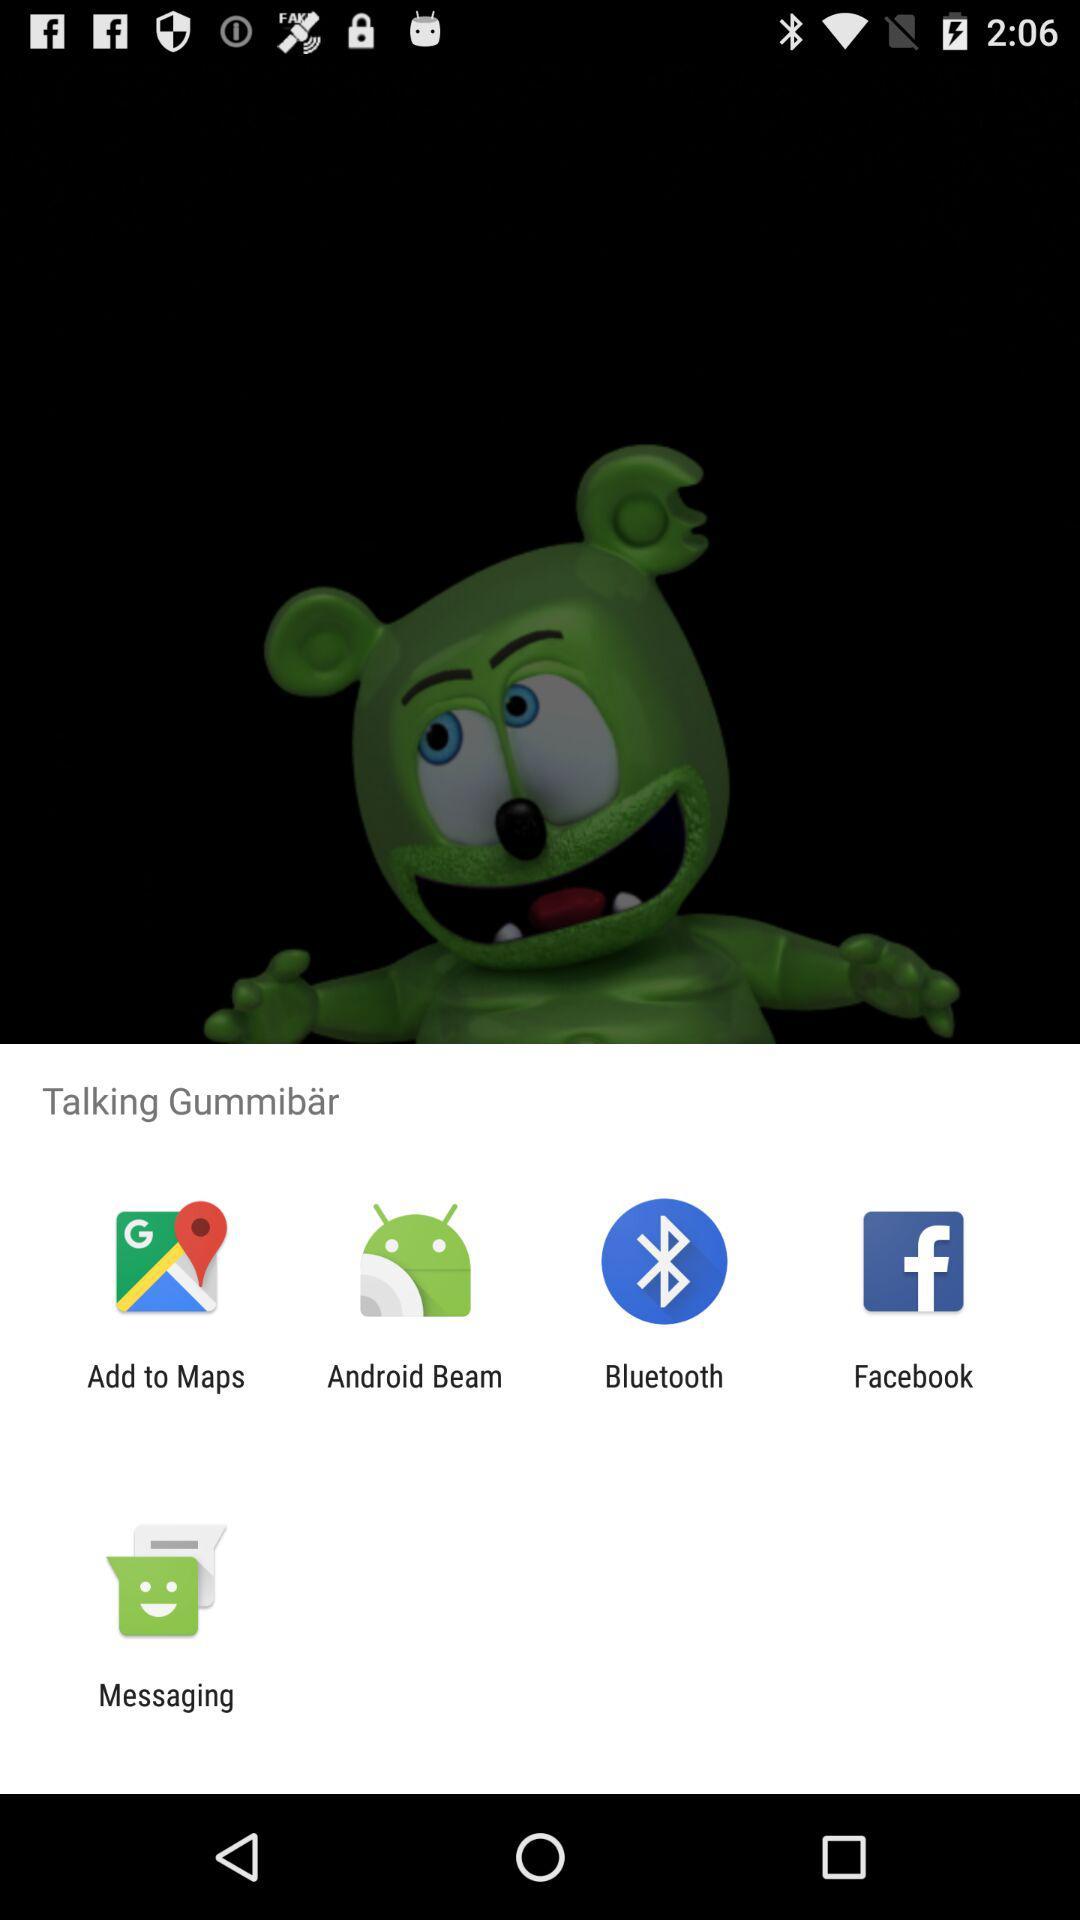  I want to click on the android beam app, so click(414, 1392).